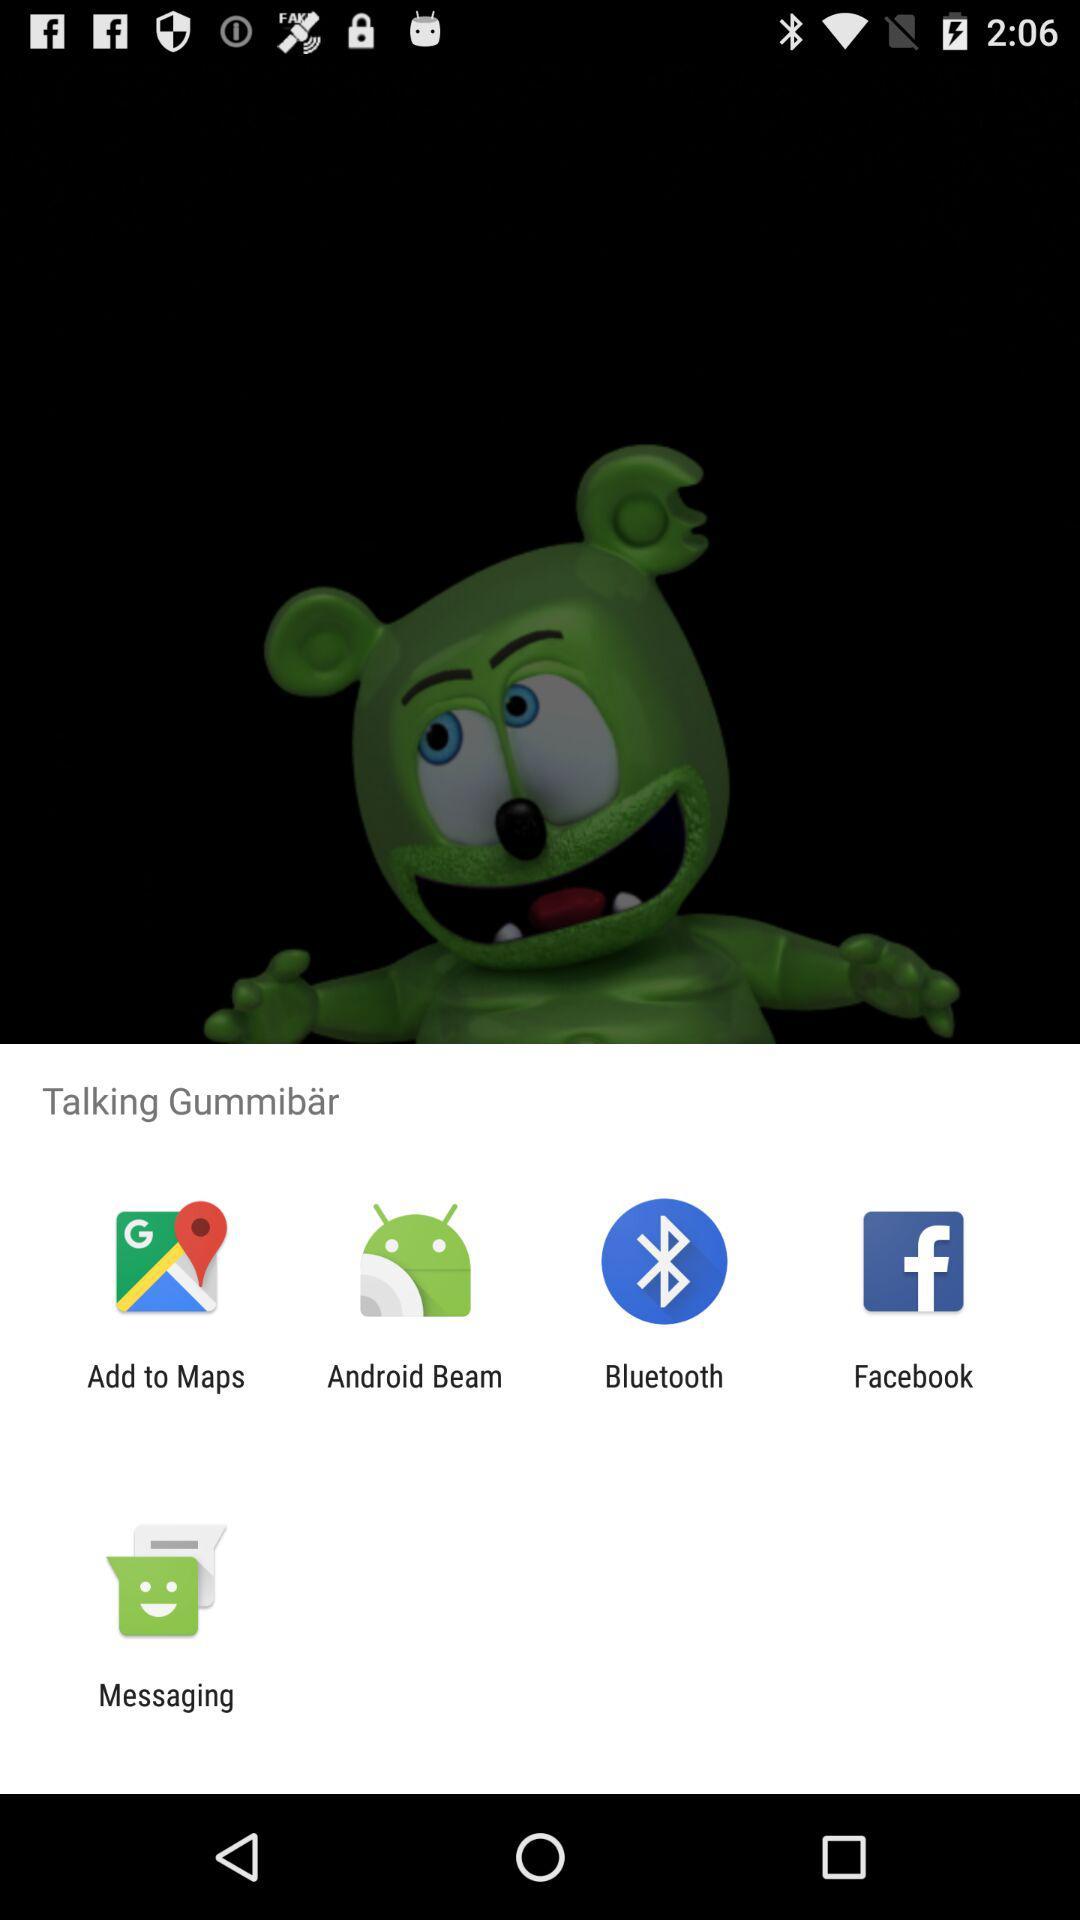  I want to click on the android beam app, so click(414, 1392).